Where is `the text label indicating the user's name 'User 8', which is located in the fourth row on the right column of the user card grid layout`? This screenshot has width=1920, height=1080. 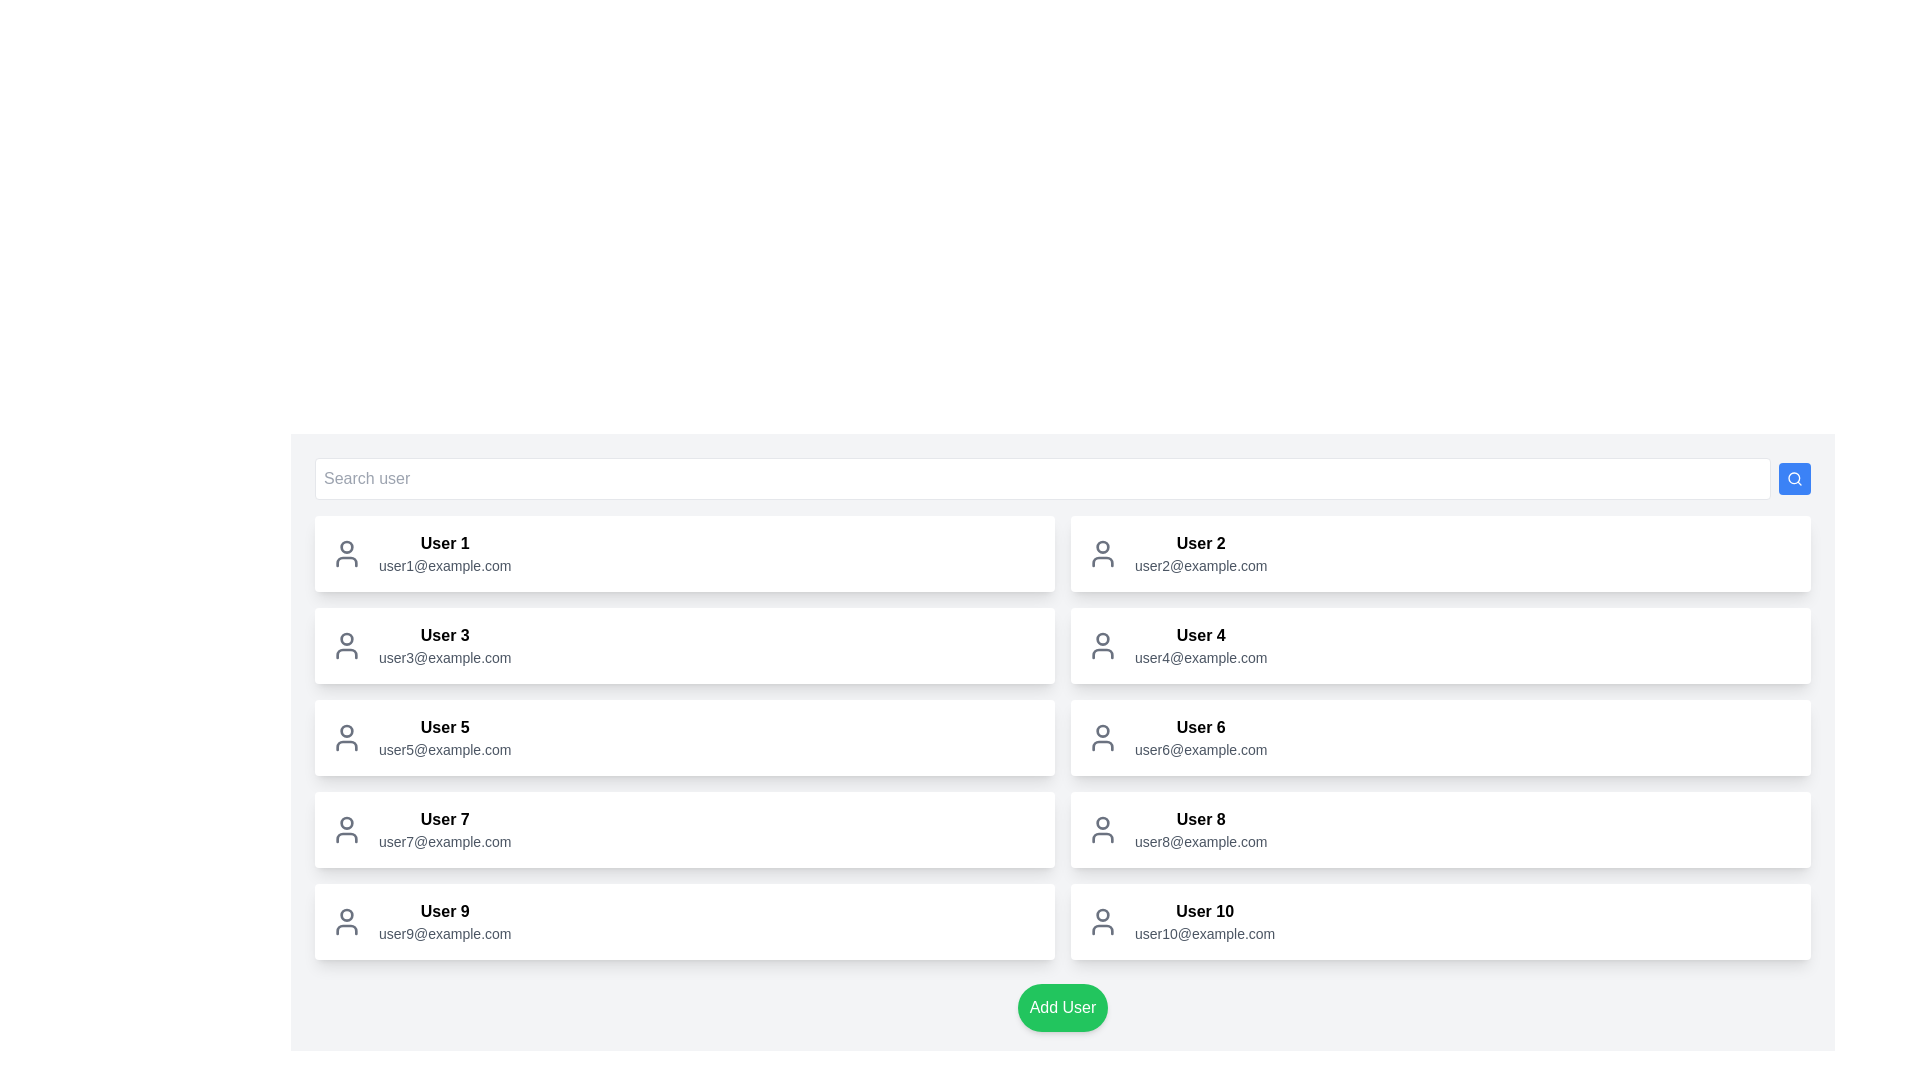 the text label indicating the user's name 'User 8', which is located in the fourth row on the right column of the user card grid layout is located at coordinates (1200, 820).